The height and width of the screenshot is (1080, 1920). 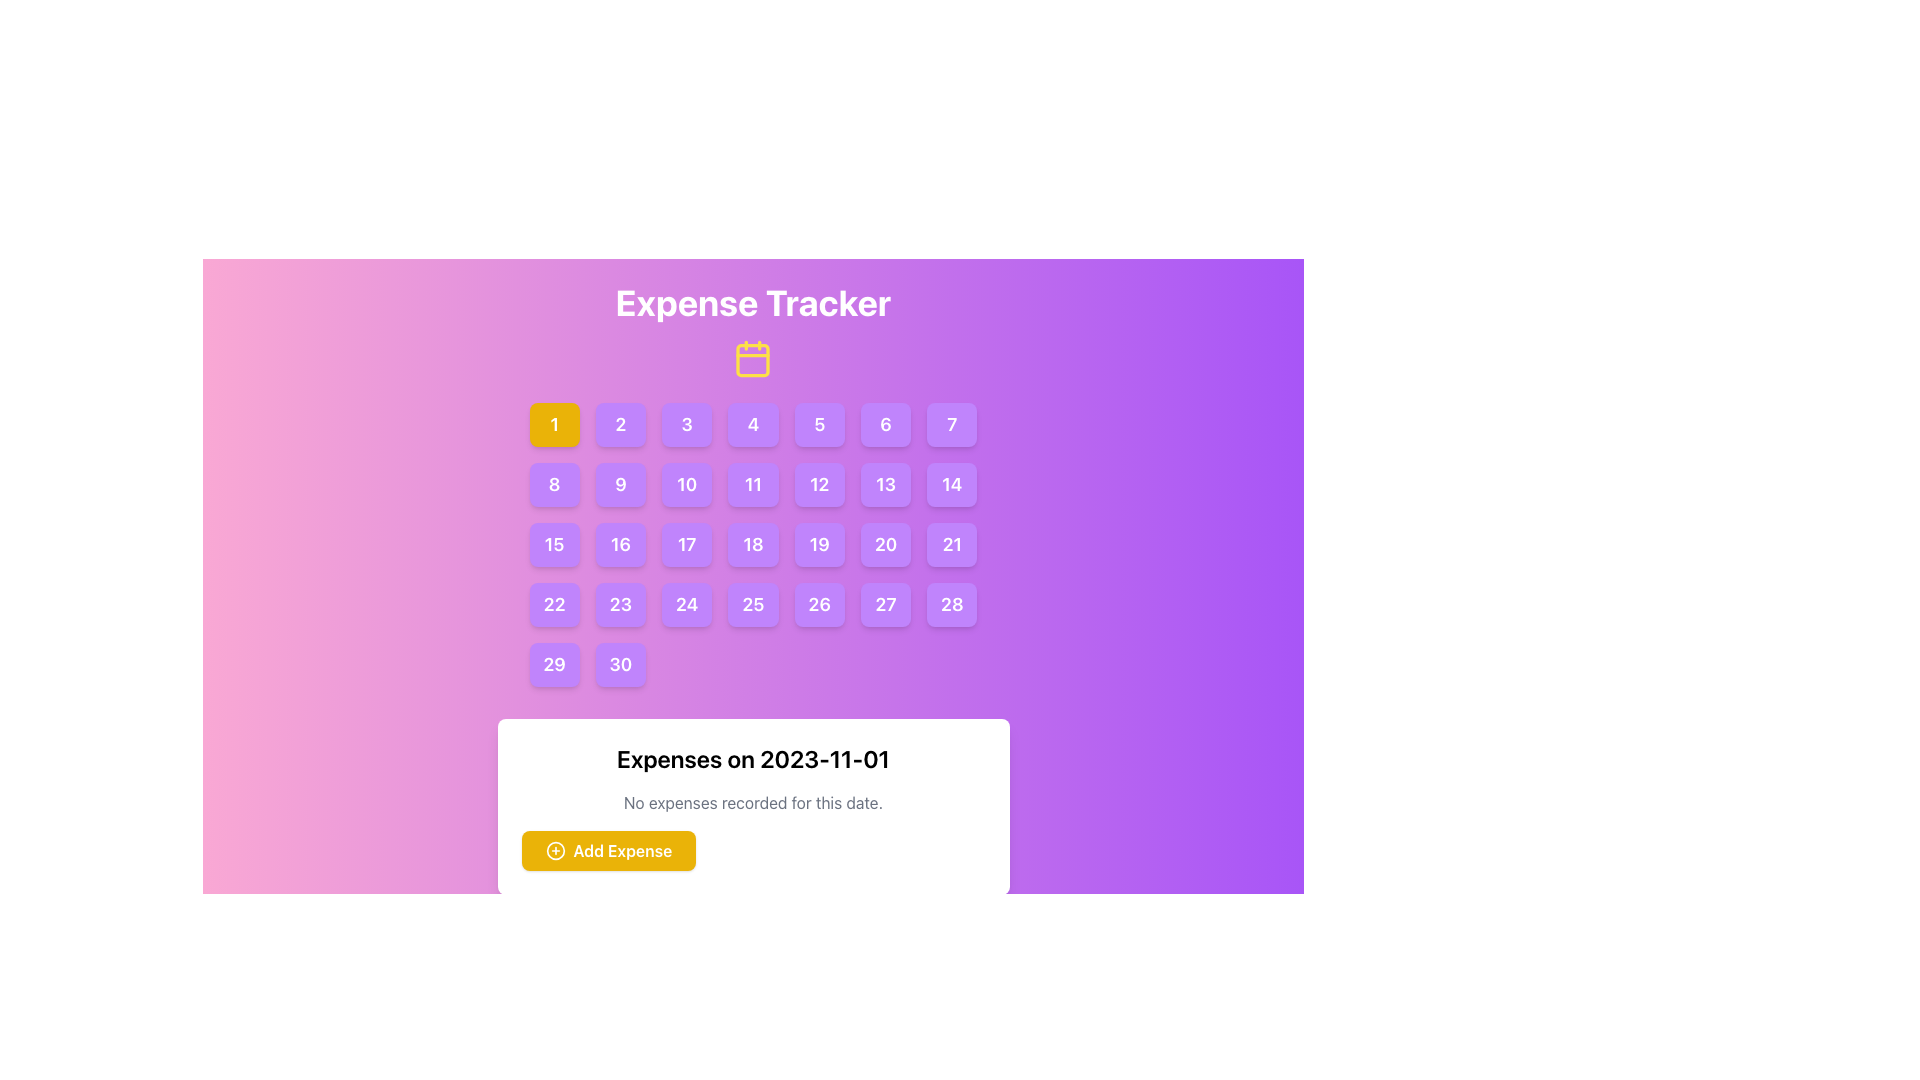 I want to click on the button representing the date '6' in the calendar to observe visual feedback, so click(x=885, y=423).